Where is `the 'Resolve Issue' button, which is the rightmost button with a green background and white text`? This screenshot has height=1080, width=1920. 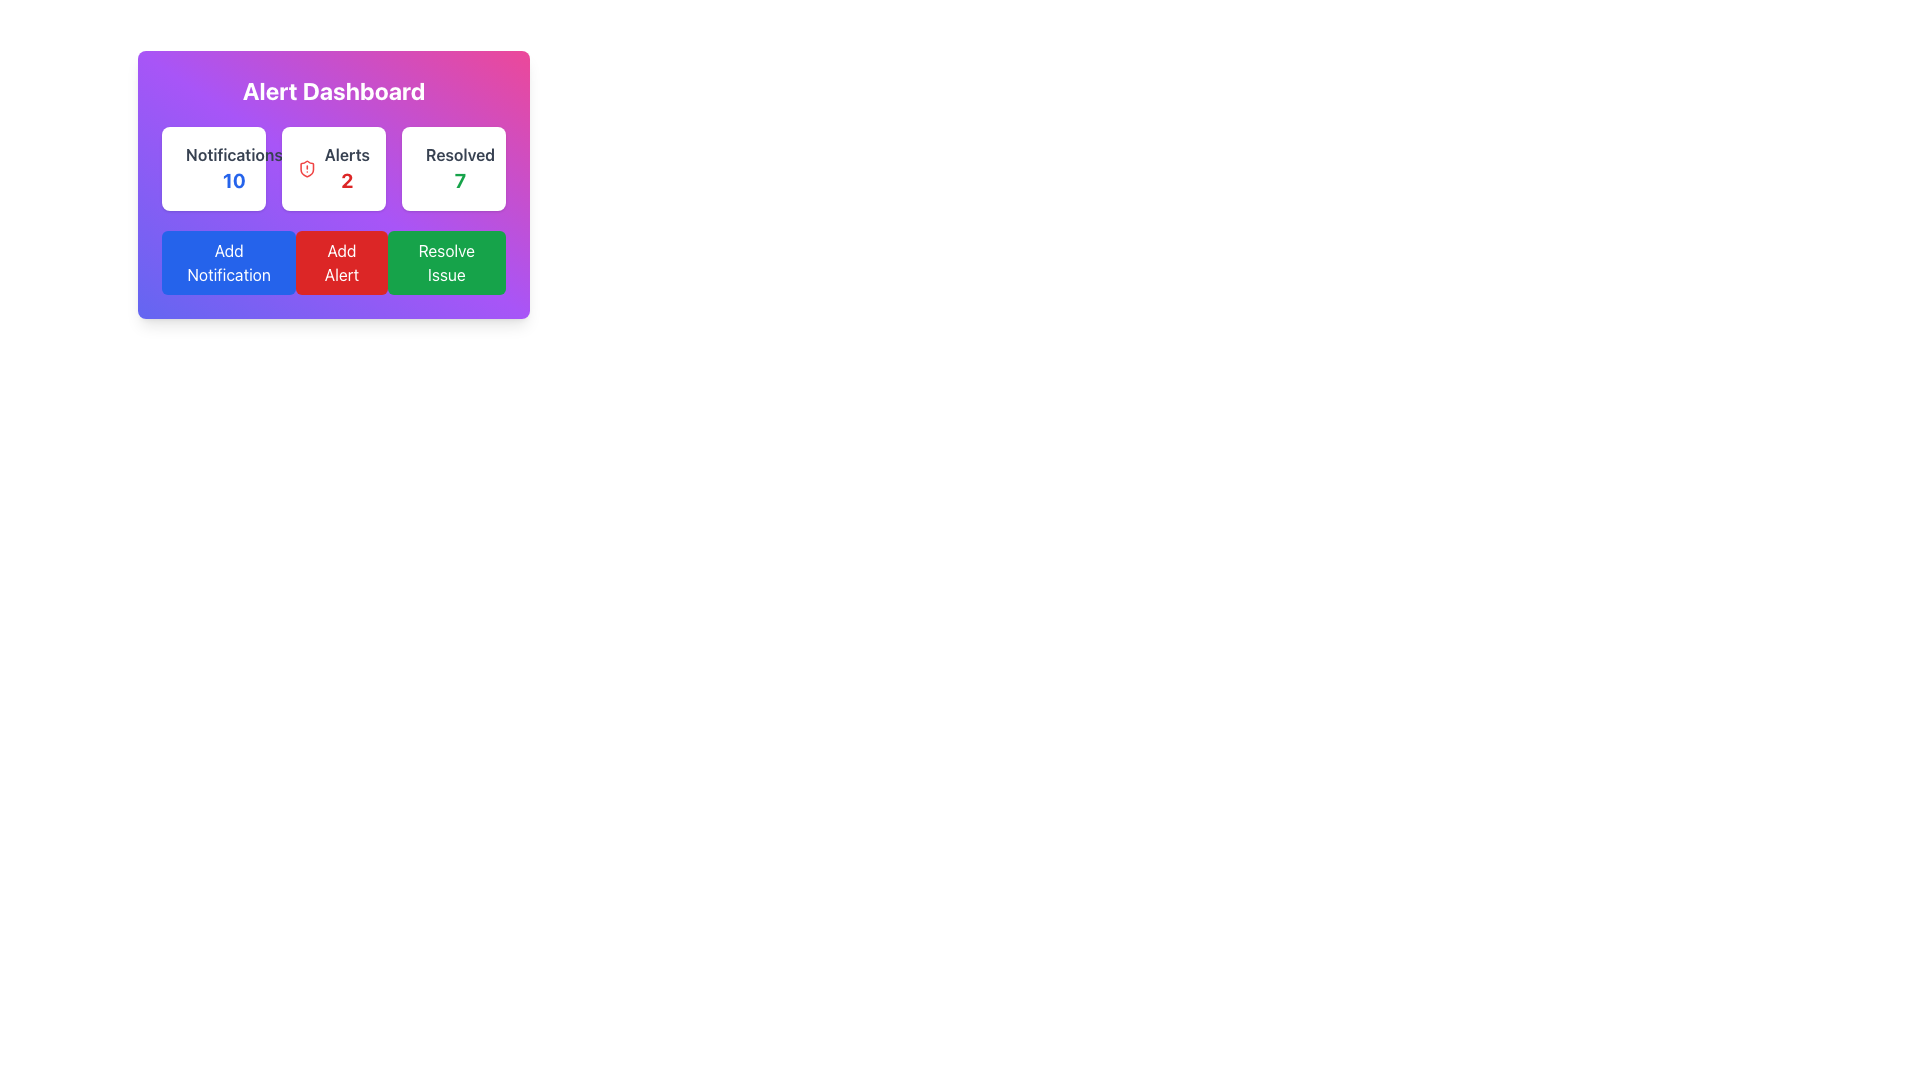
the 'Resolve Issue' button, which is the rightmost button with a green background and white text is located at coordinates (445, 261).